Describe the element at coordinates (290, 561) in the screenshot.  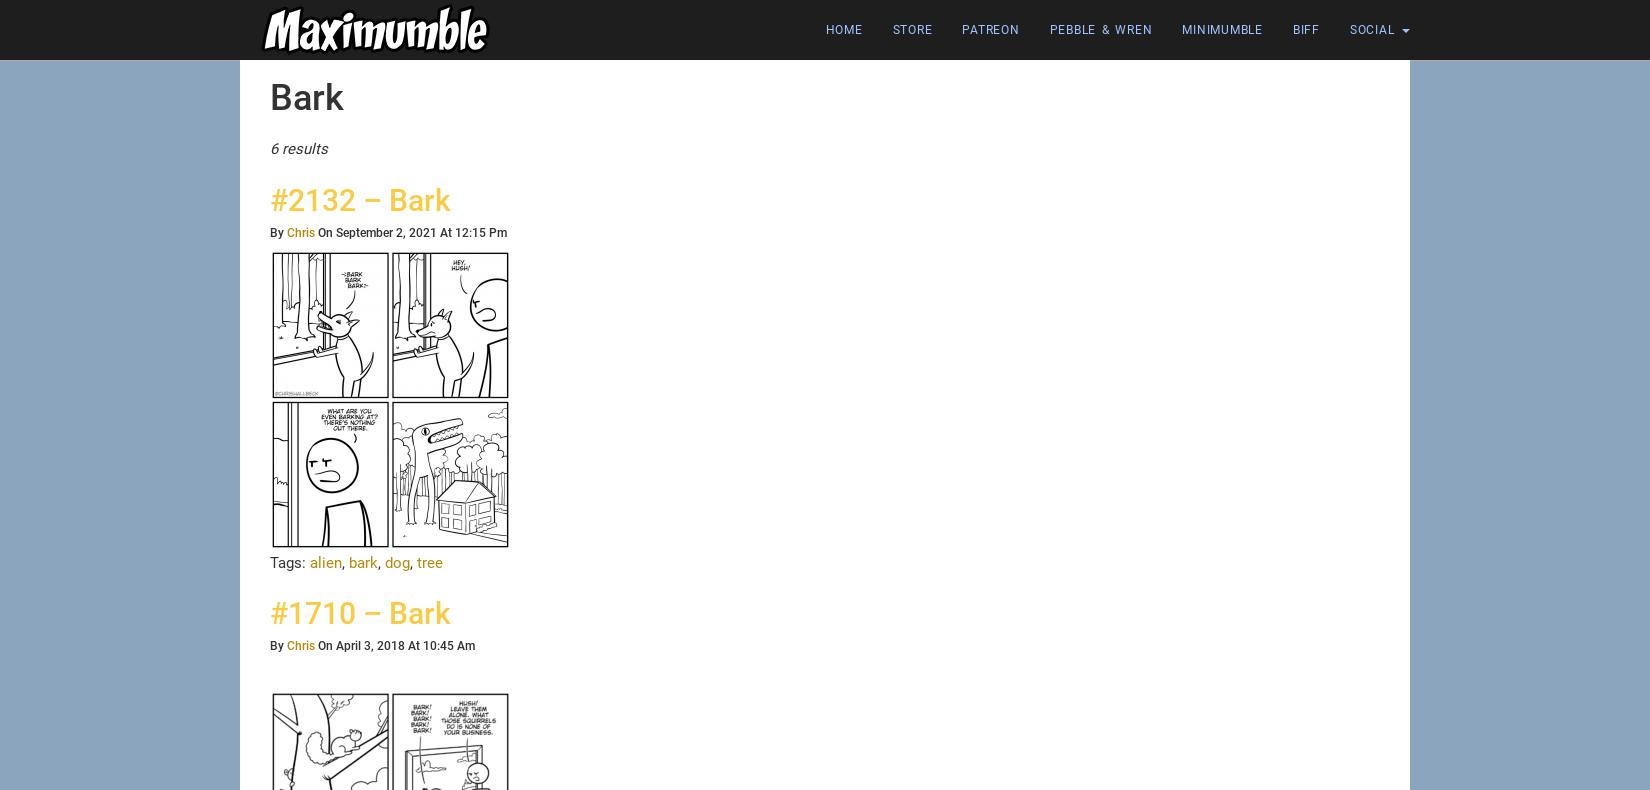
I see `'Tags:'` at that location.